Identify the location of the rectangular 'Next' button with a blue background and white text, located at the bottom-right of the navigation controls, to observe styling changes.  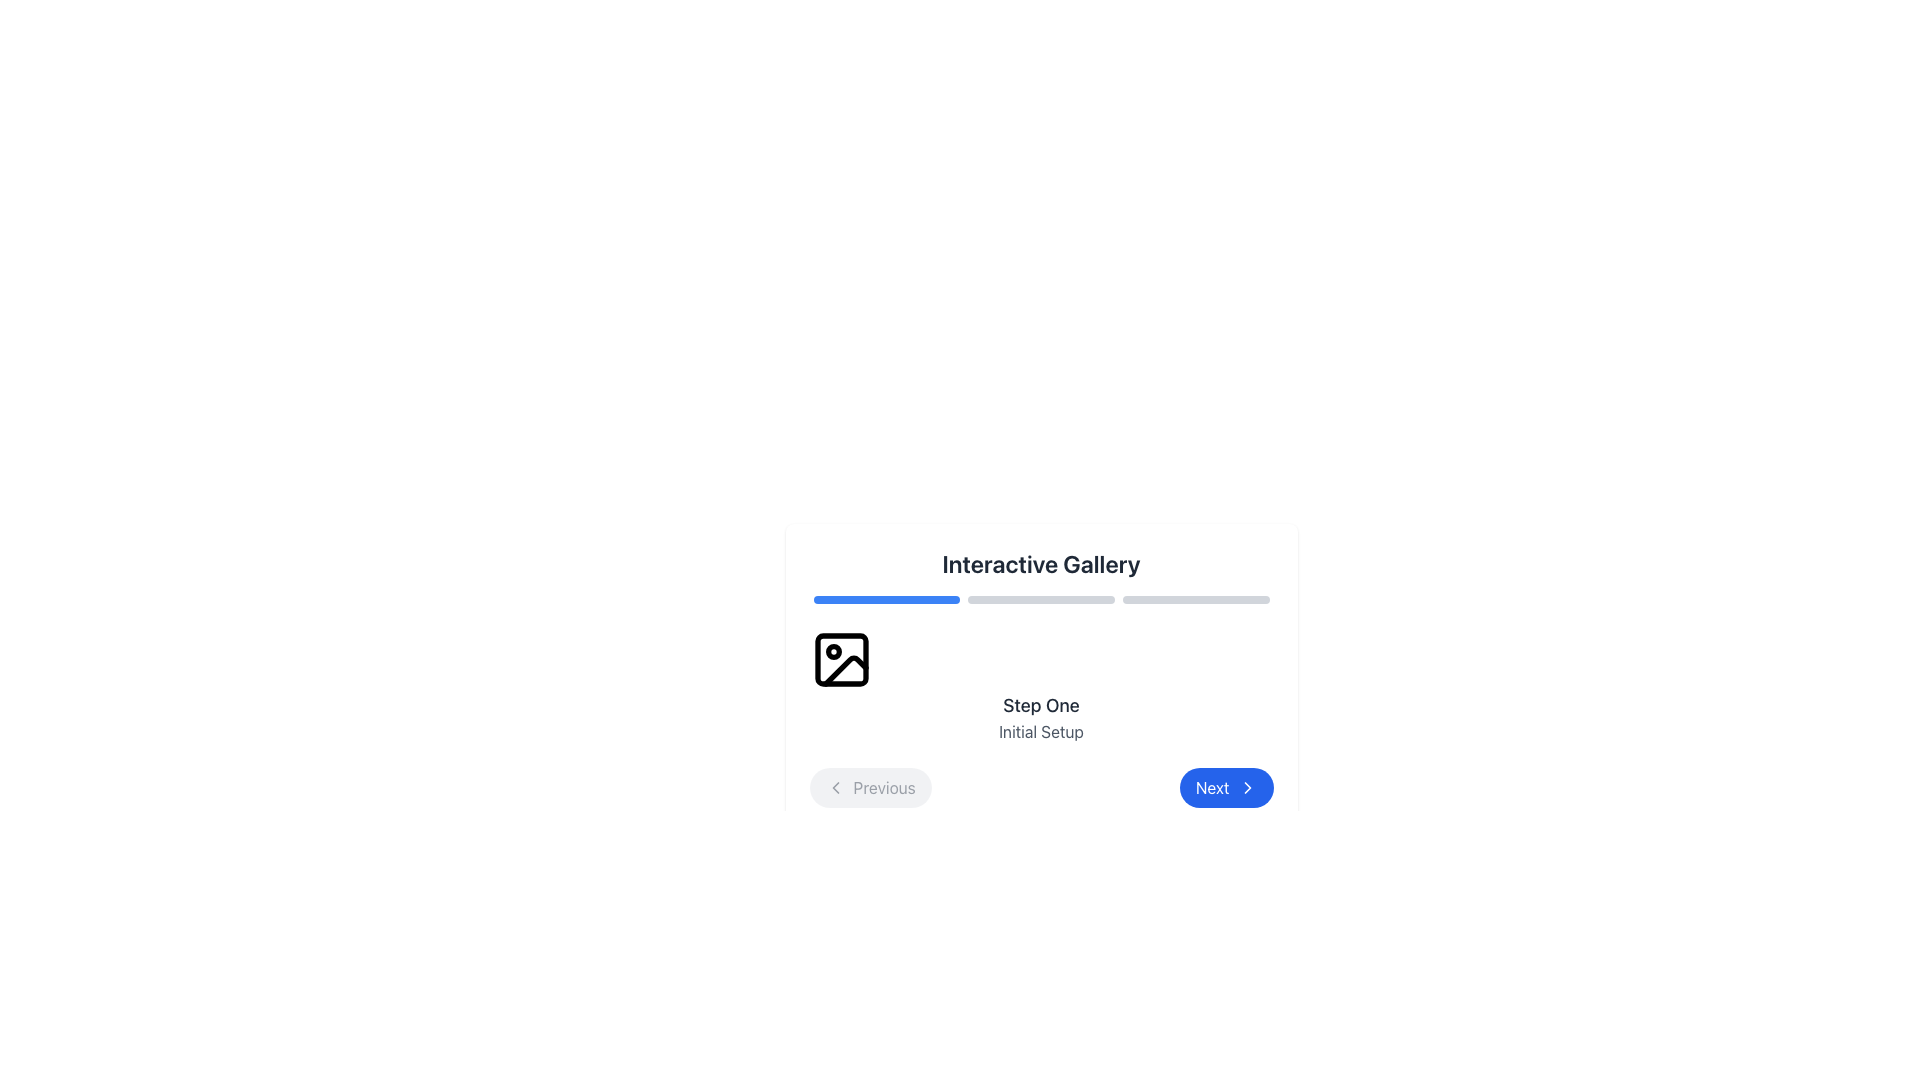
(1225, 786).